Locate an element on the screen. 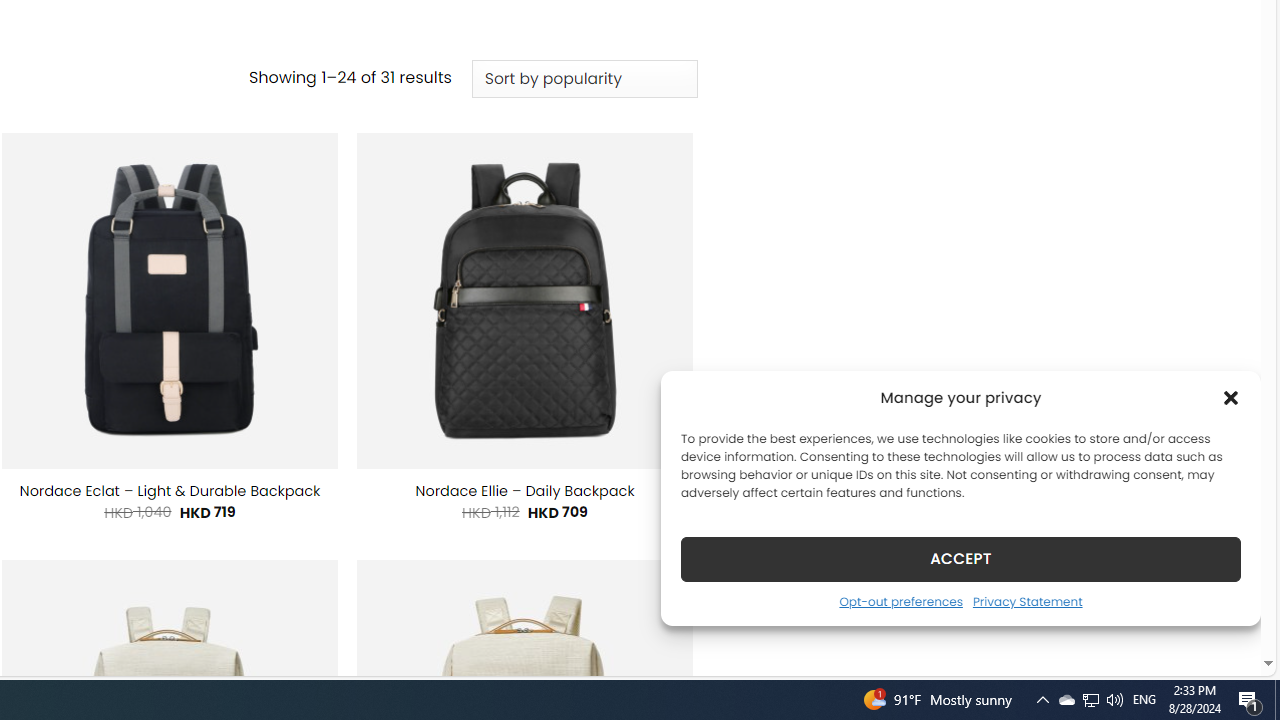 This screenshot has width=1280, height=720. 'Privacy Statement' is located at coordinates (1027, 600).